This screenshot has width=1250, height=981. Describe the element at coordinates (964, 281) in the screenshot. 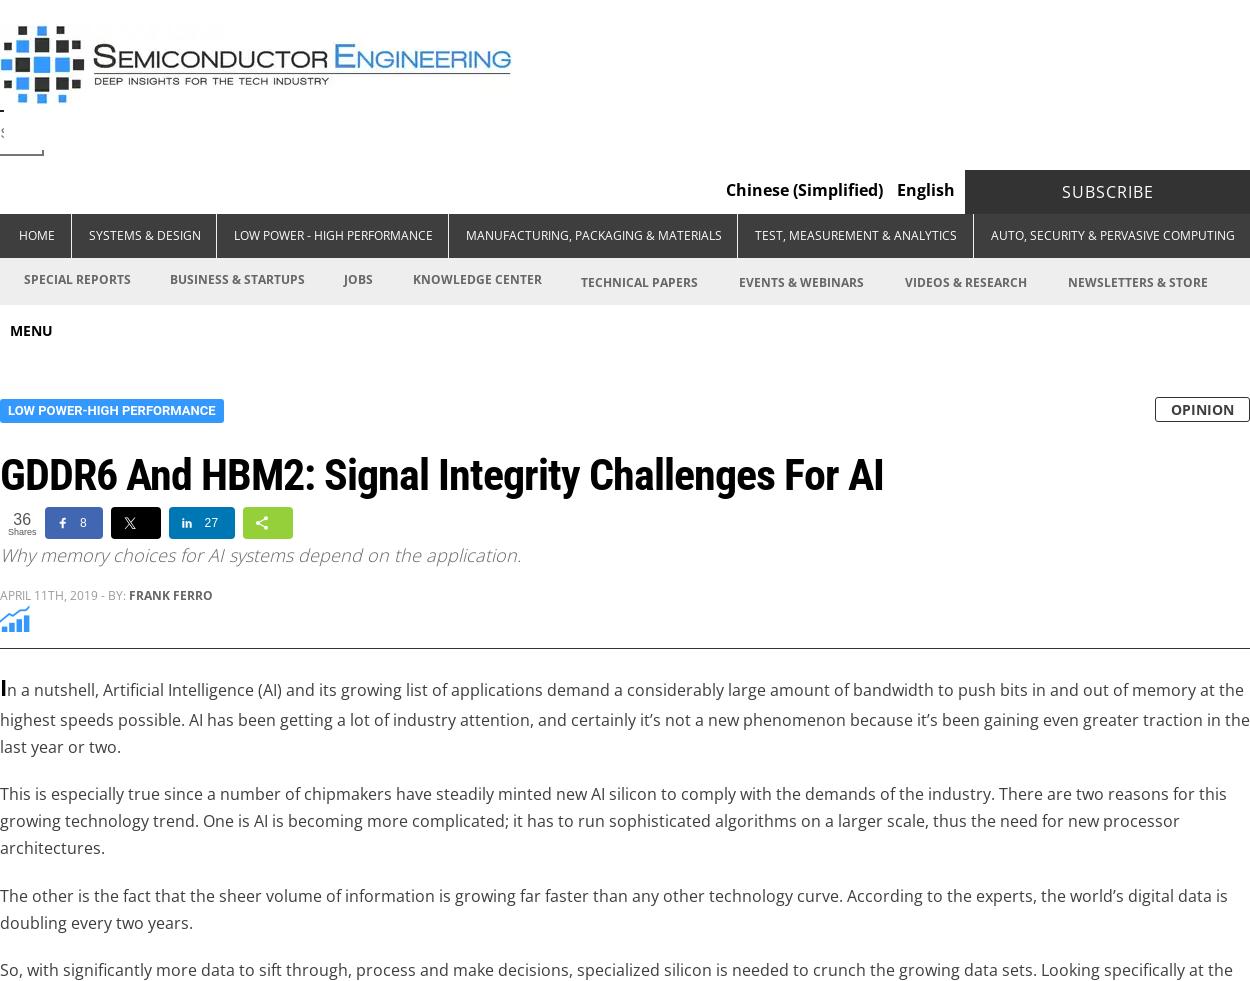

I see `'Videos & Research'` at that location.